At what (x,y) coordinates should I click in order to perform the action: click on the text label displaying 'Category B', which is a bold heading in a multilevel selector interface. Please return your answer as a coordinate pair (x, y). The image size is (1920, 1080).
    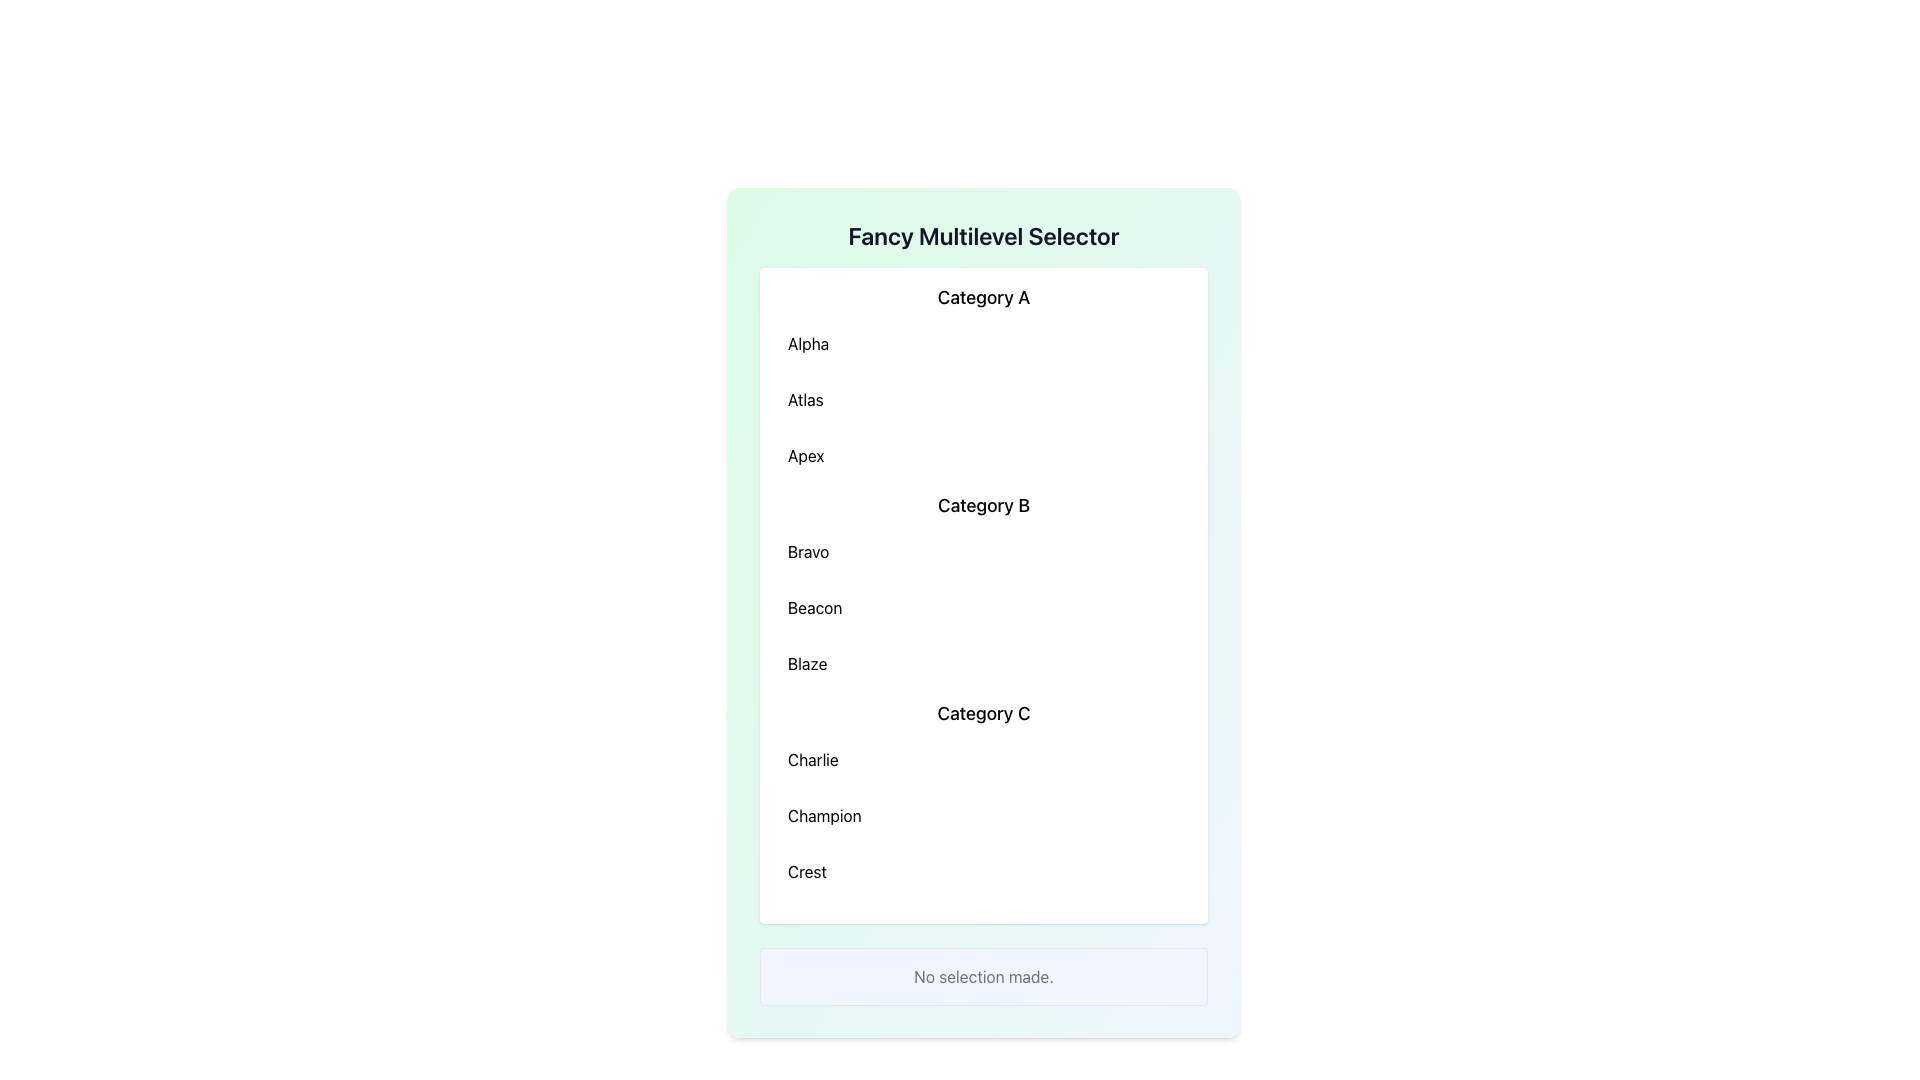
    Looking at the image, I should click on (983, 504).